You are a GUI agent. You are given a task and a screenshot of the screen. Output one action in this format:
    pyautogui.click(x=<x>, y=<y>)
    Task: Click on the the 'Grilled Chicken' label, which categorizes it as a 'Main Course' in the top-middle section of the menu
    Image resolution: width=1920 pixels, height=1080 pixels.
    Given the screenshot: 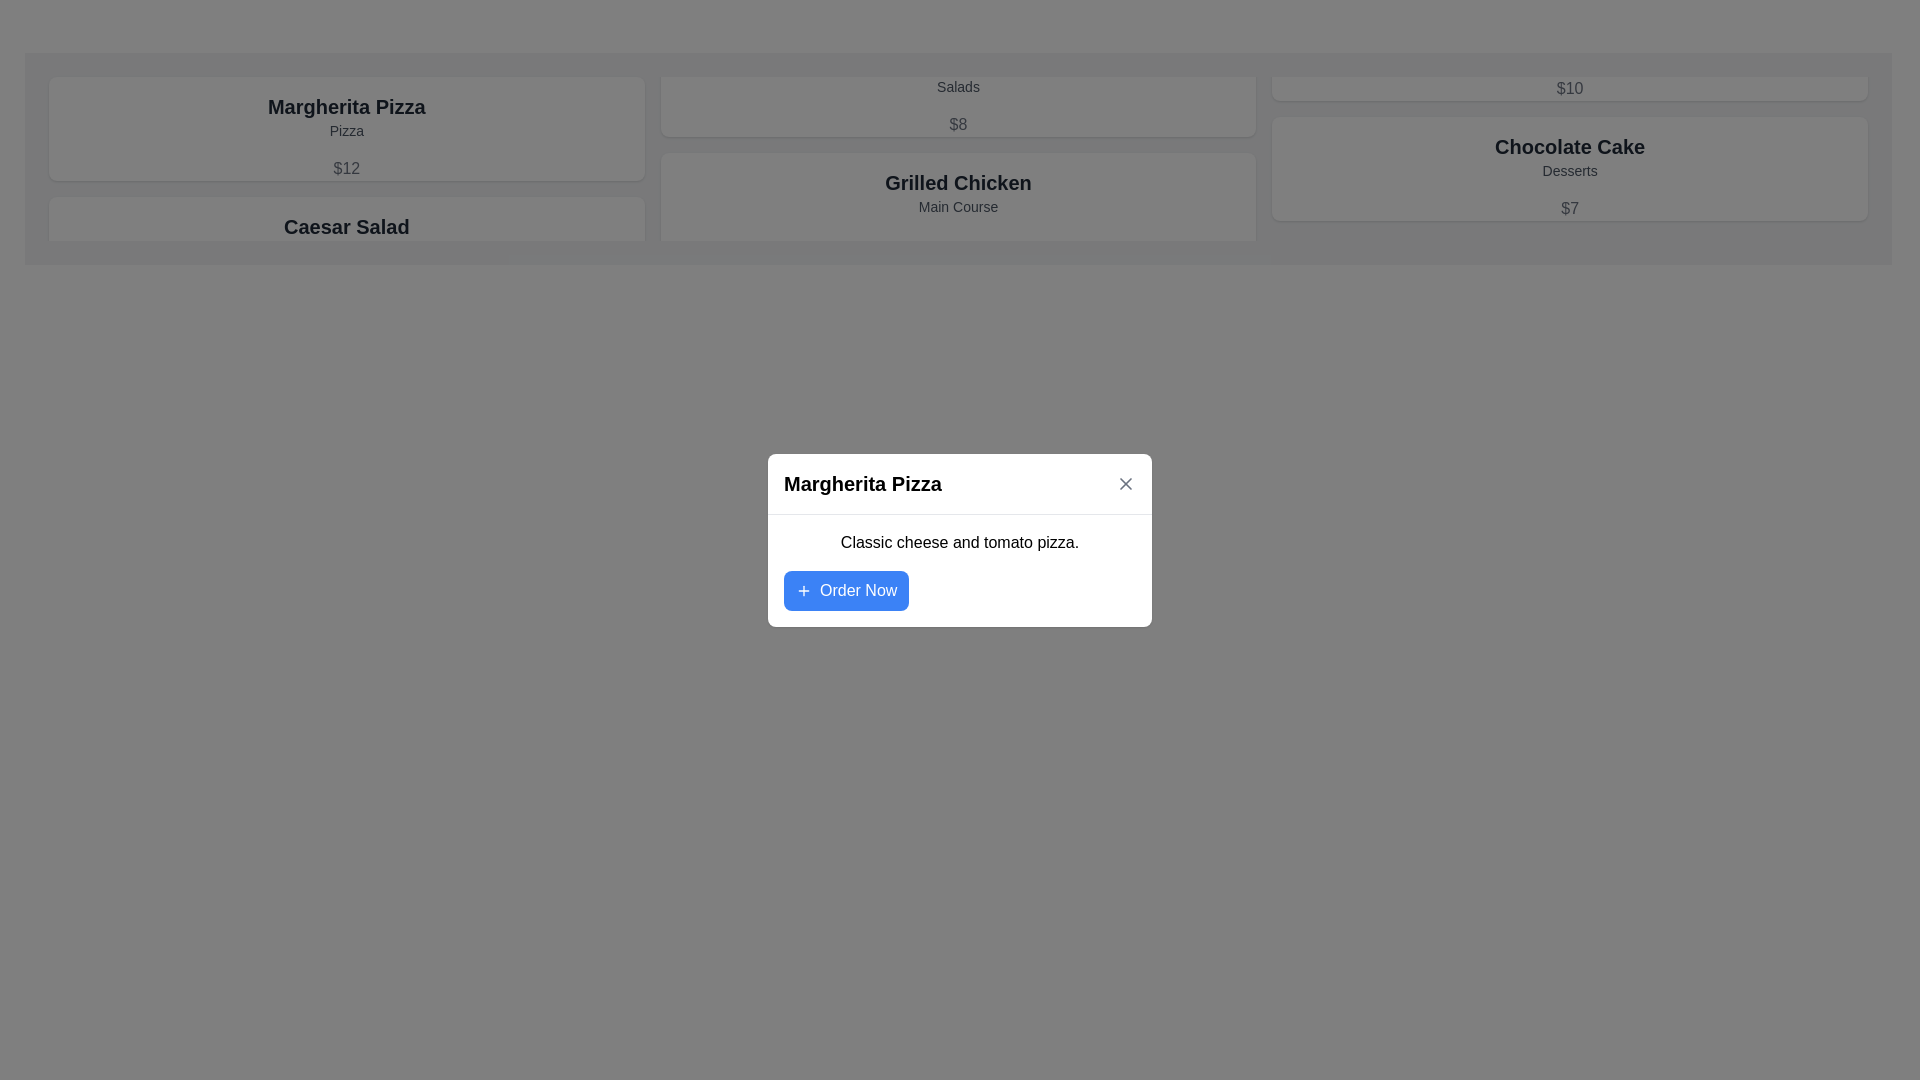 What is the action you would take?
    pyautogui.click(x=957, y=192)
    